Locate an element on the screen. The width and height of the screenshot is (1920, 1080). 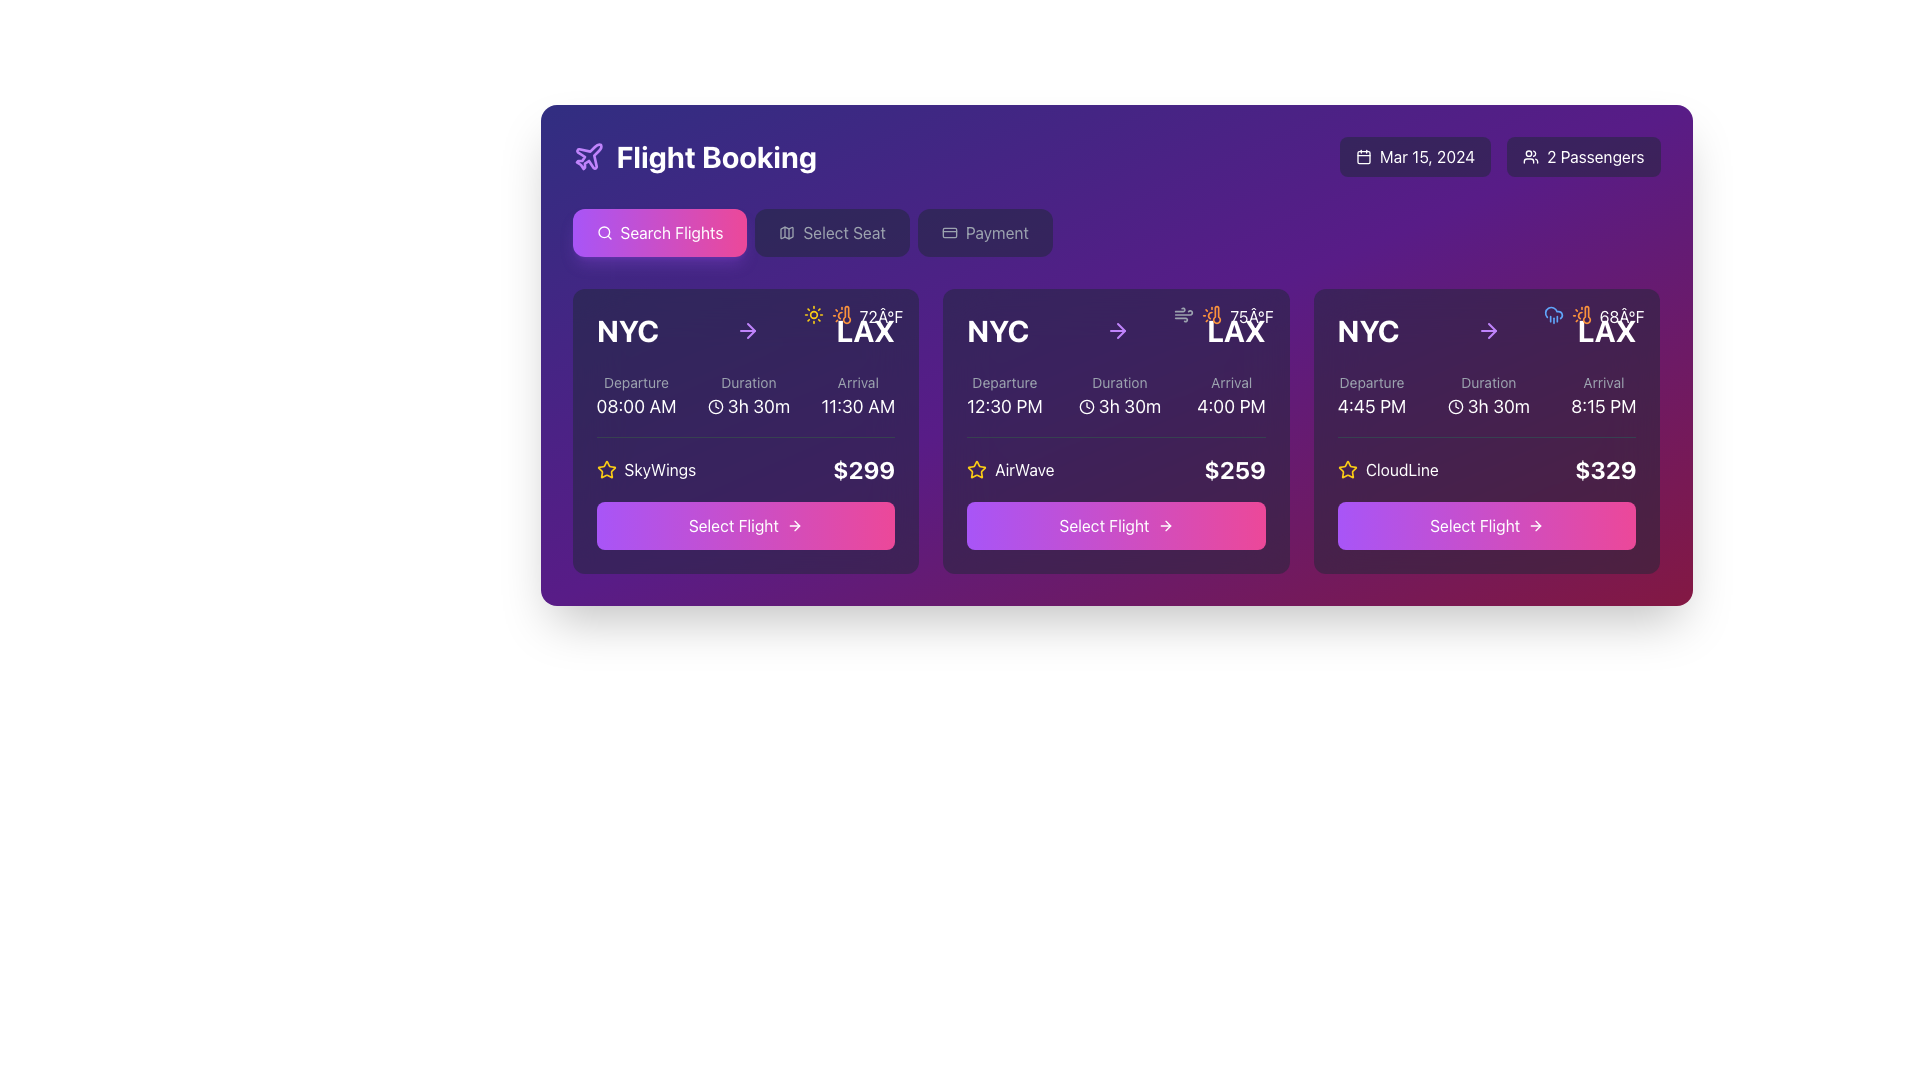
the button that allows users to specify or view the number of passengers, located to the right of the 'Mar 15, 2024.' button in the upper-right region of the interface to observe UI changes is located at coordinates (1582, 156).